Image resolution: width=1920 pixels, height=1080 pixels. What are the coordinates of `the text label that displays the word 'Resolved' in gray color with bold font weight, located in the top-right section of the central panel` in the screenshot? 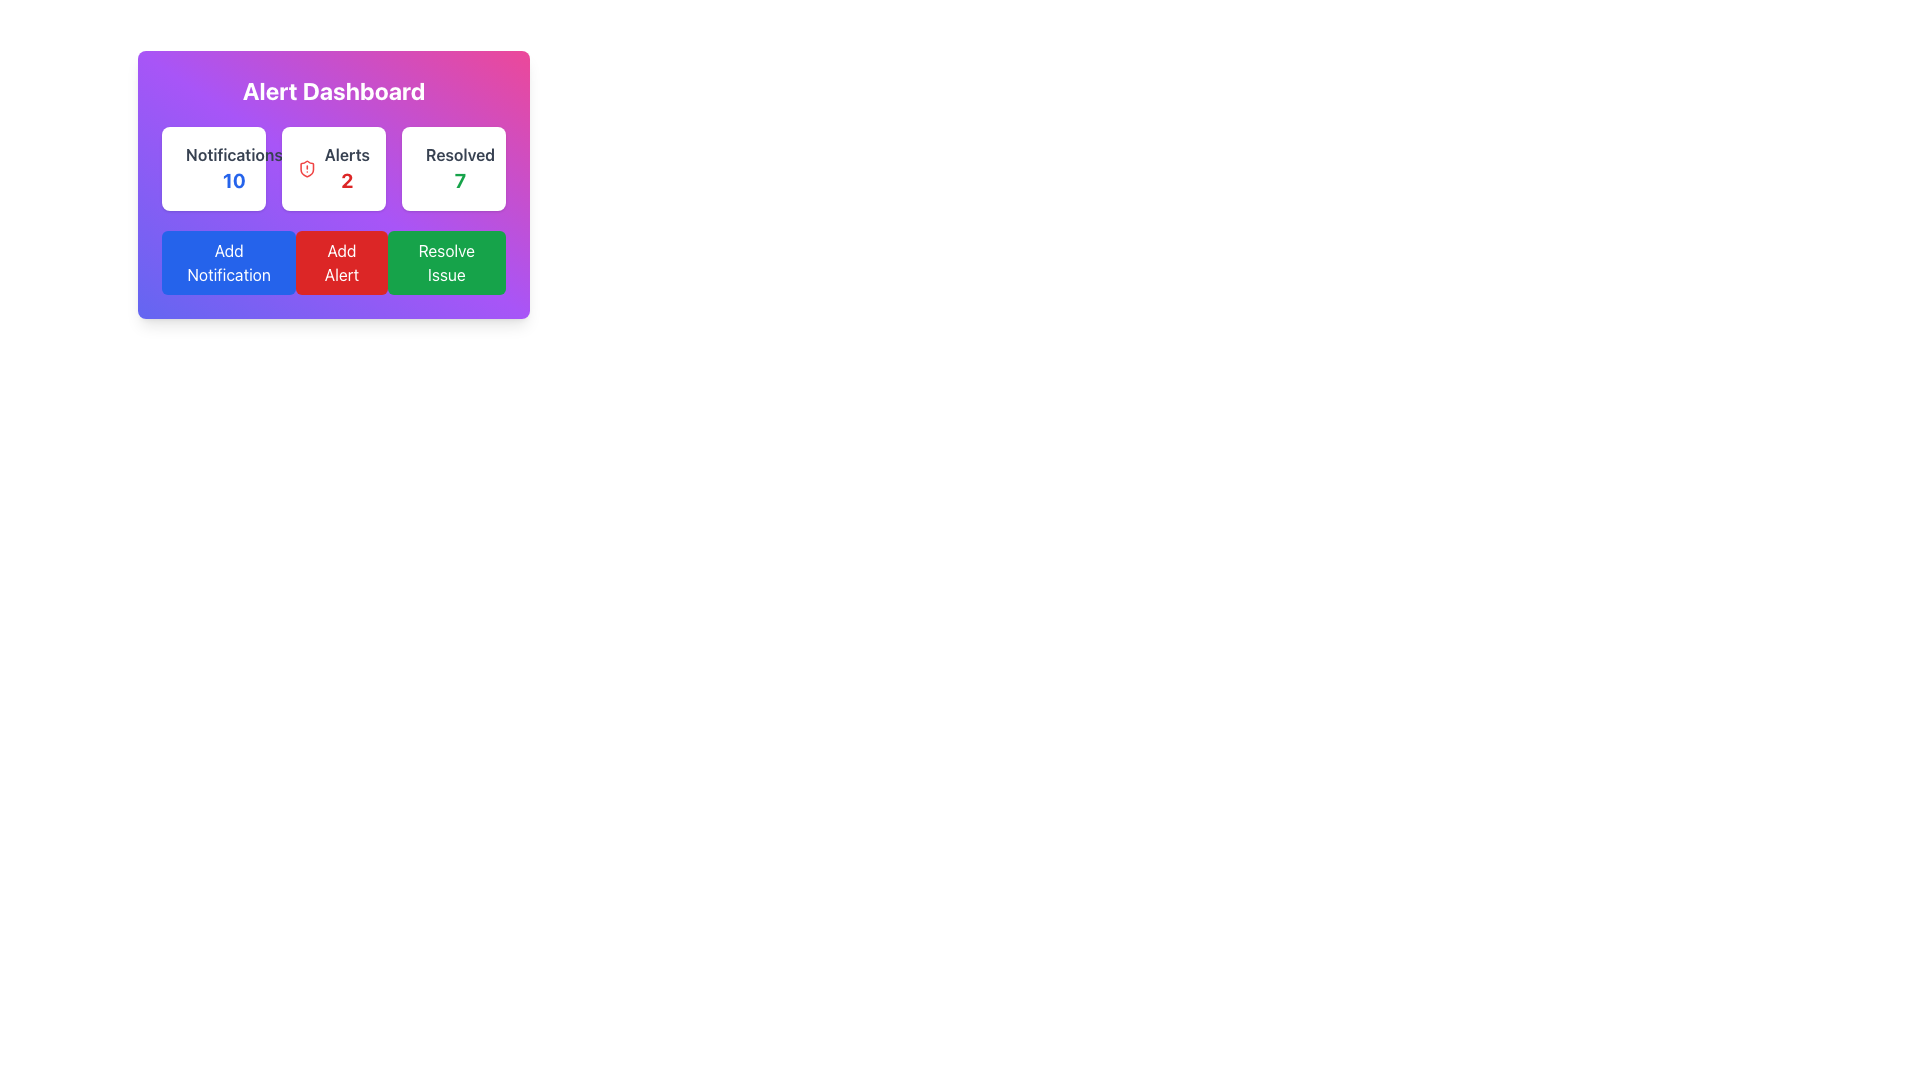 It's located at (459, 153).